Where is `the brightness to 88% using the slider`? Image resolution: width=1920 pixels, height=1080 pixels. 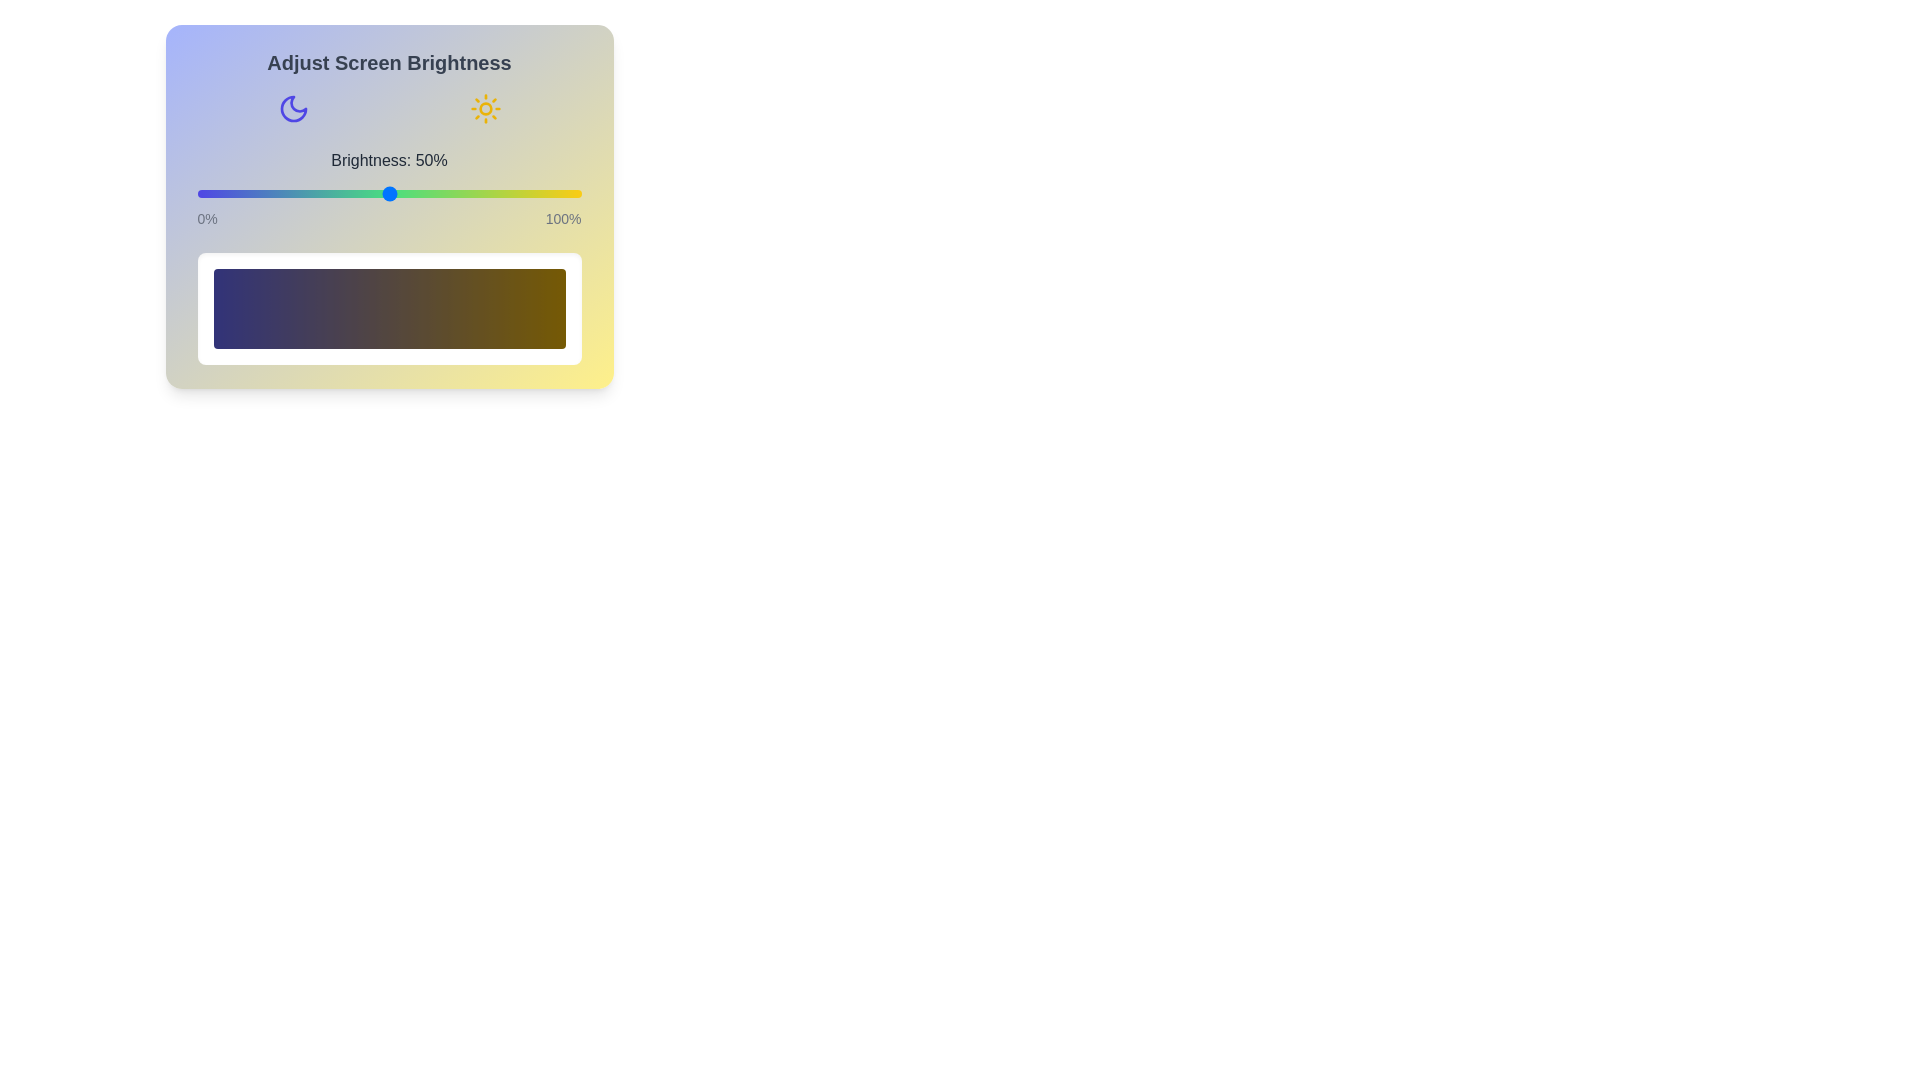 the brightness to 88% using the slider is located at coordinates (535, 193).